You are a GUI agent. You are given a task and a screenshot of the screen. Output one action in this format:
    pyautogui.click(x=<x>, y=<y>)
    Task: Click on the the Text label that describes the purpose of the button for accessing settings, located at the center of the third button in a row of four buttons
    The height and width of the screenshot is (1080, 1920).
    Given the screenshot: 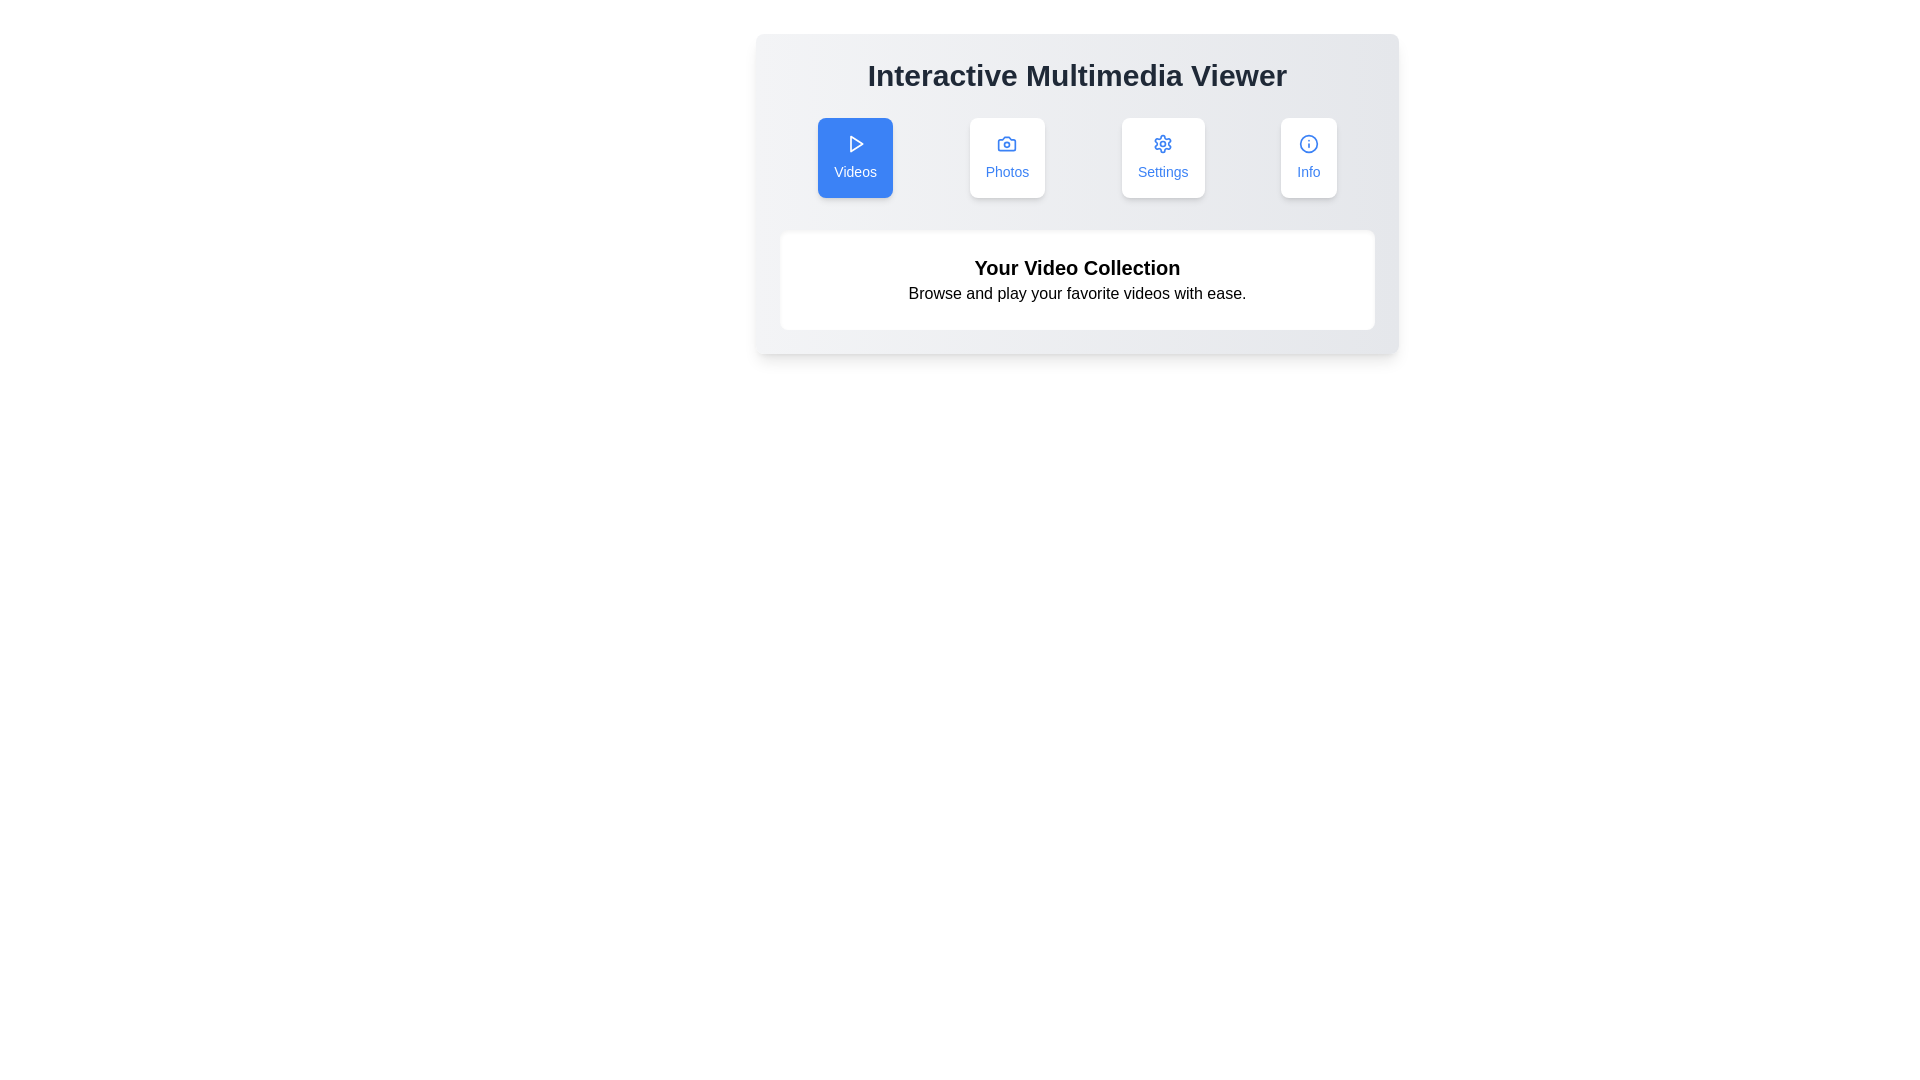 What is the action you would take?
    pyautogui.click(x=1163, y=171)
    